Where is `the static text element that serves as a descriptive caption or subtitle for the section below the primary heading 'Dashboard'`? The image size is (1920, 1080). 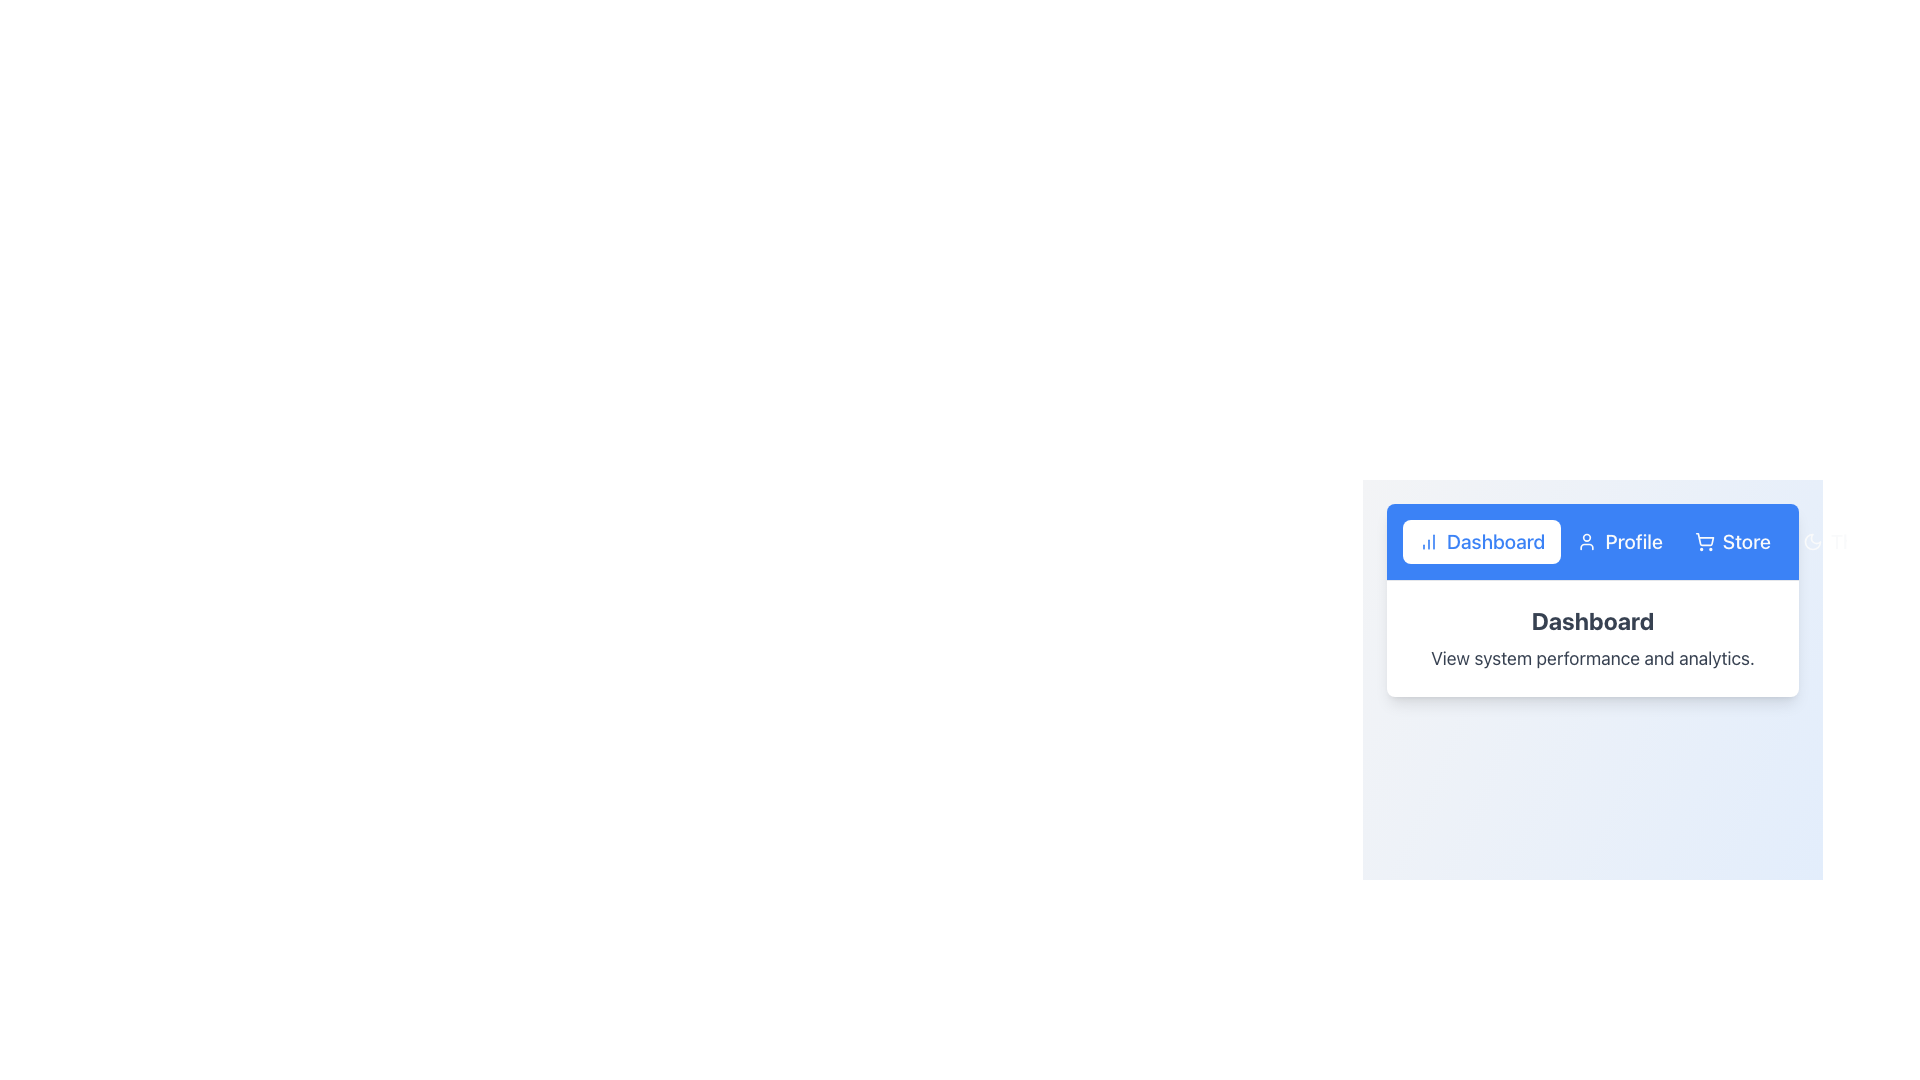 the static text element that serves as a descriptive caption or subtitle for the section below the primary heading 'Dashboard' is located at coordinates (1592, 659).